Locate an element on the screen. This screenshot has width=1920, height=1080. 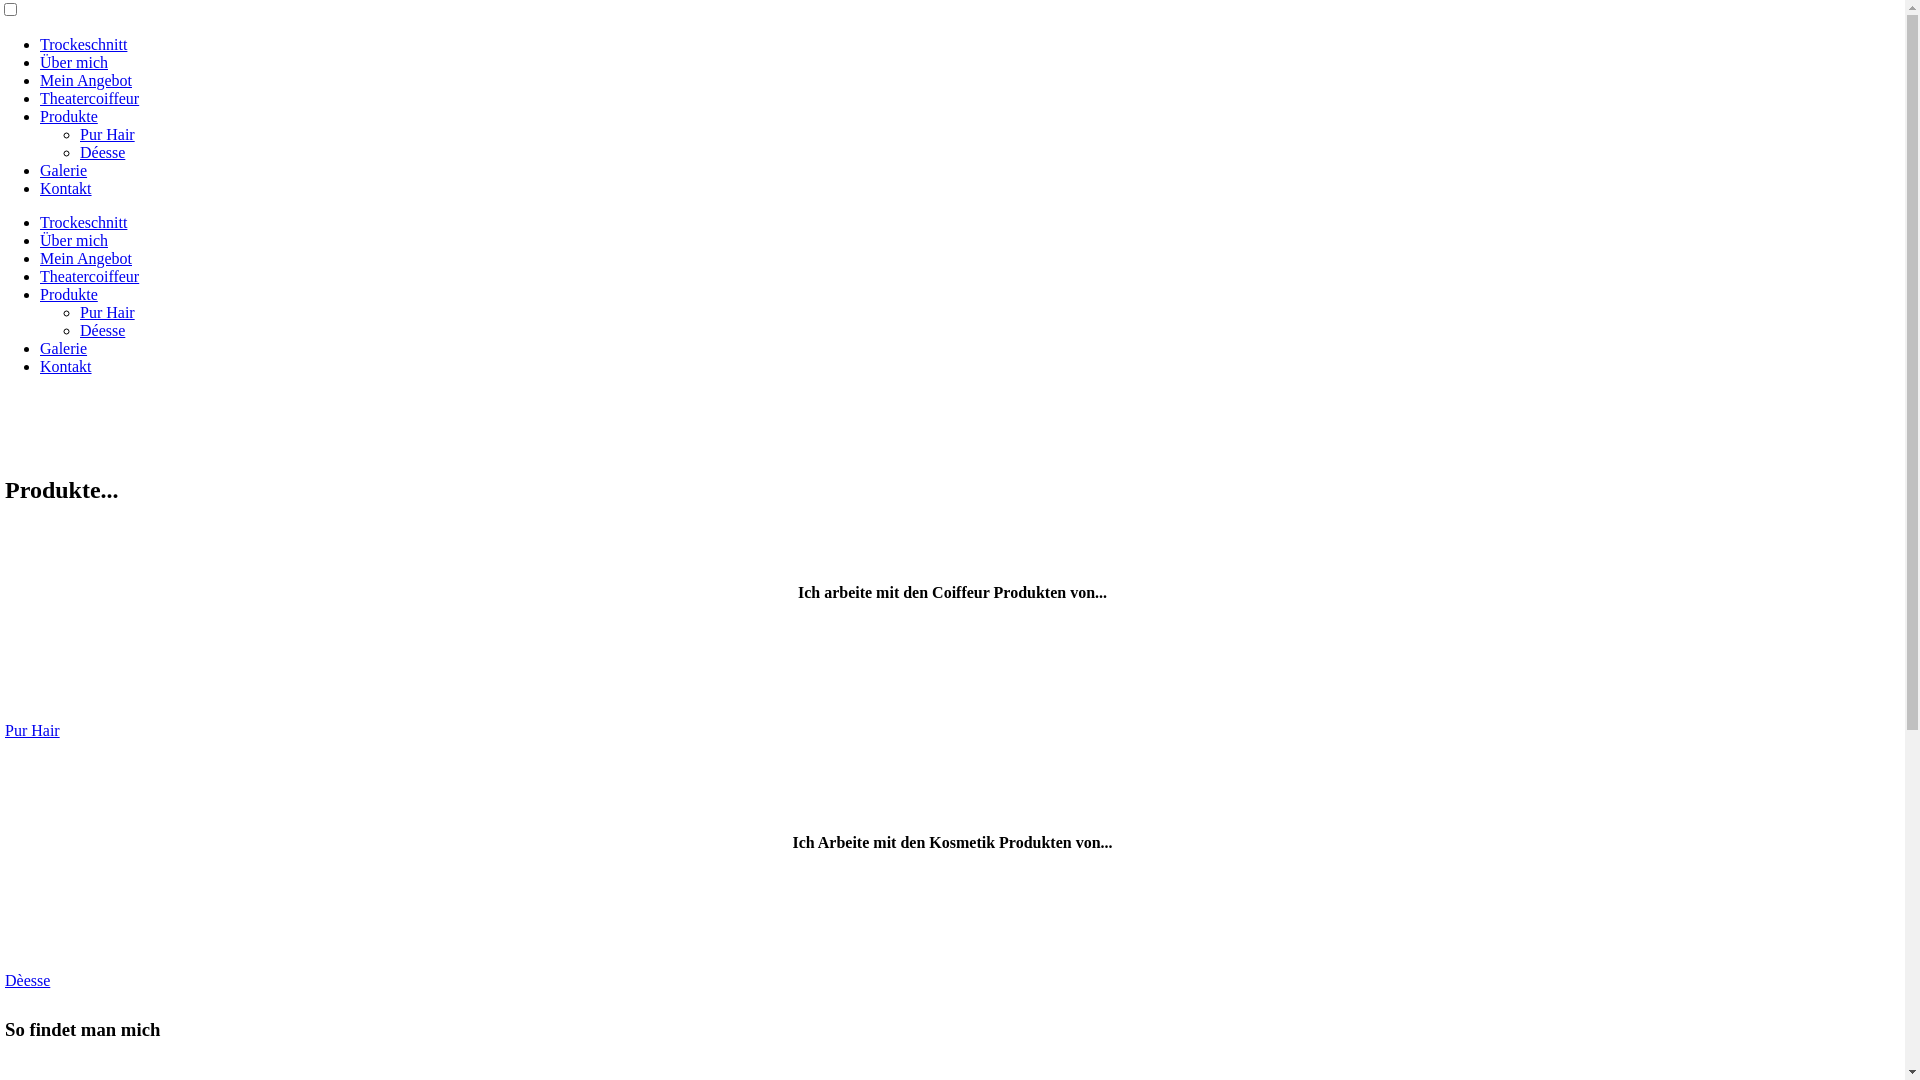
'Pur Hair' is located at coordinates (32, 730).